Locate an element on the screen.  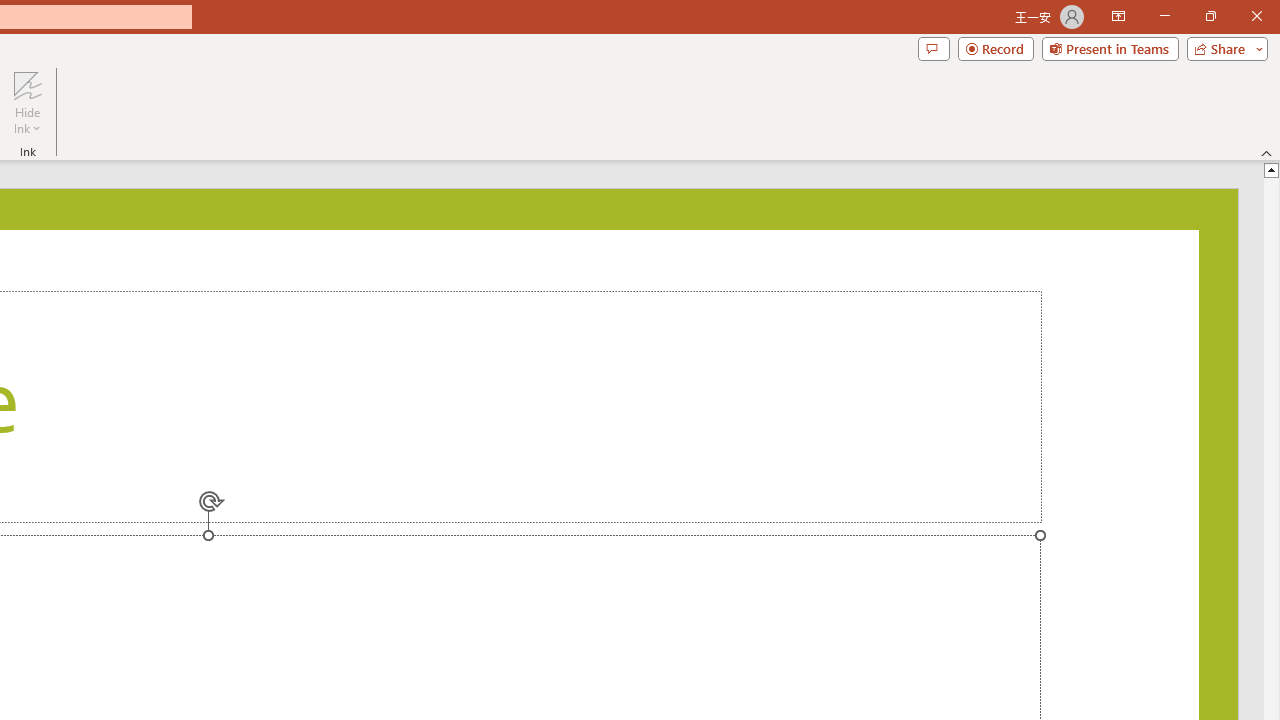
'Minimize' is located at coordinates (1164, 16).